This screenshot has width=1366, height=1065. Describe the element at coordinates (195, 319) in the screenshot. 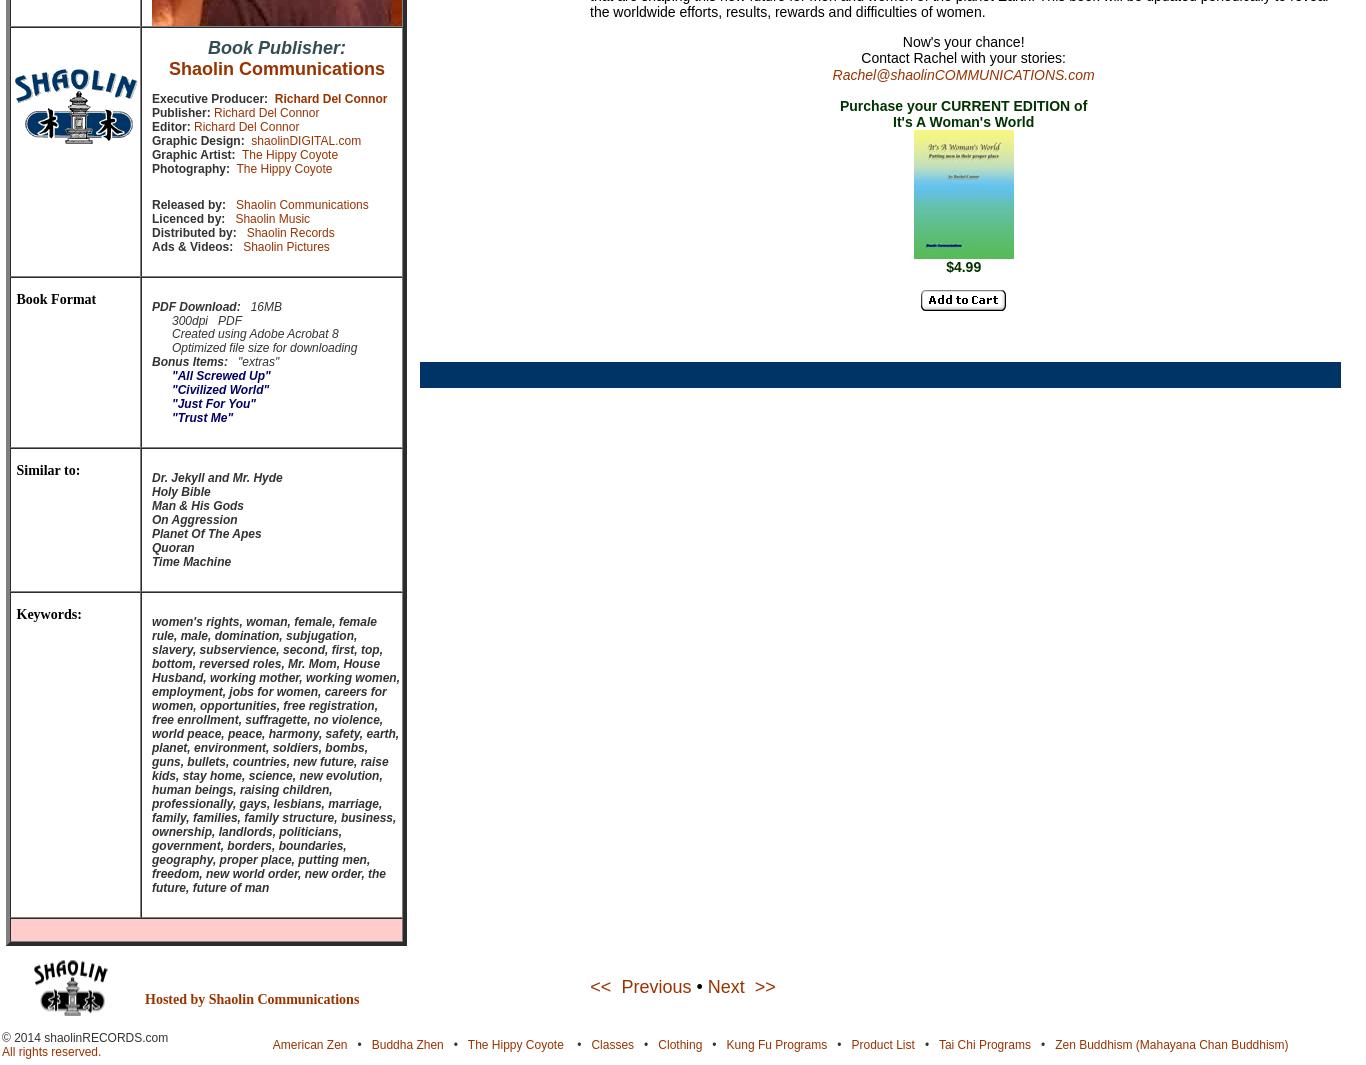

I see `'300dpi   PDF'` at that location.